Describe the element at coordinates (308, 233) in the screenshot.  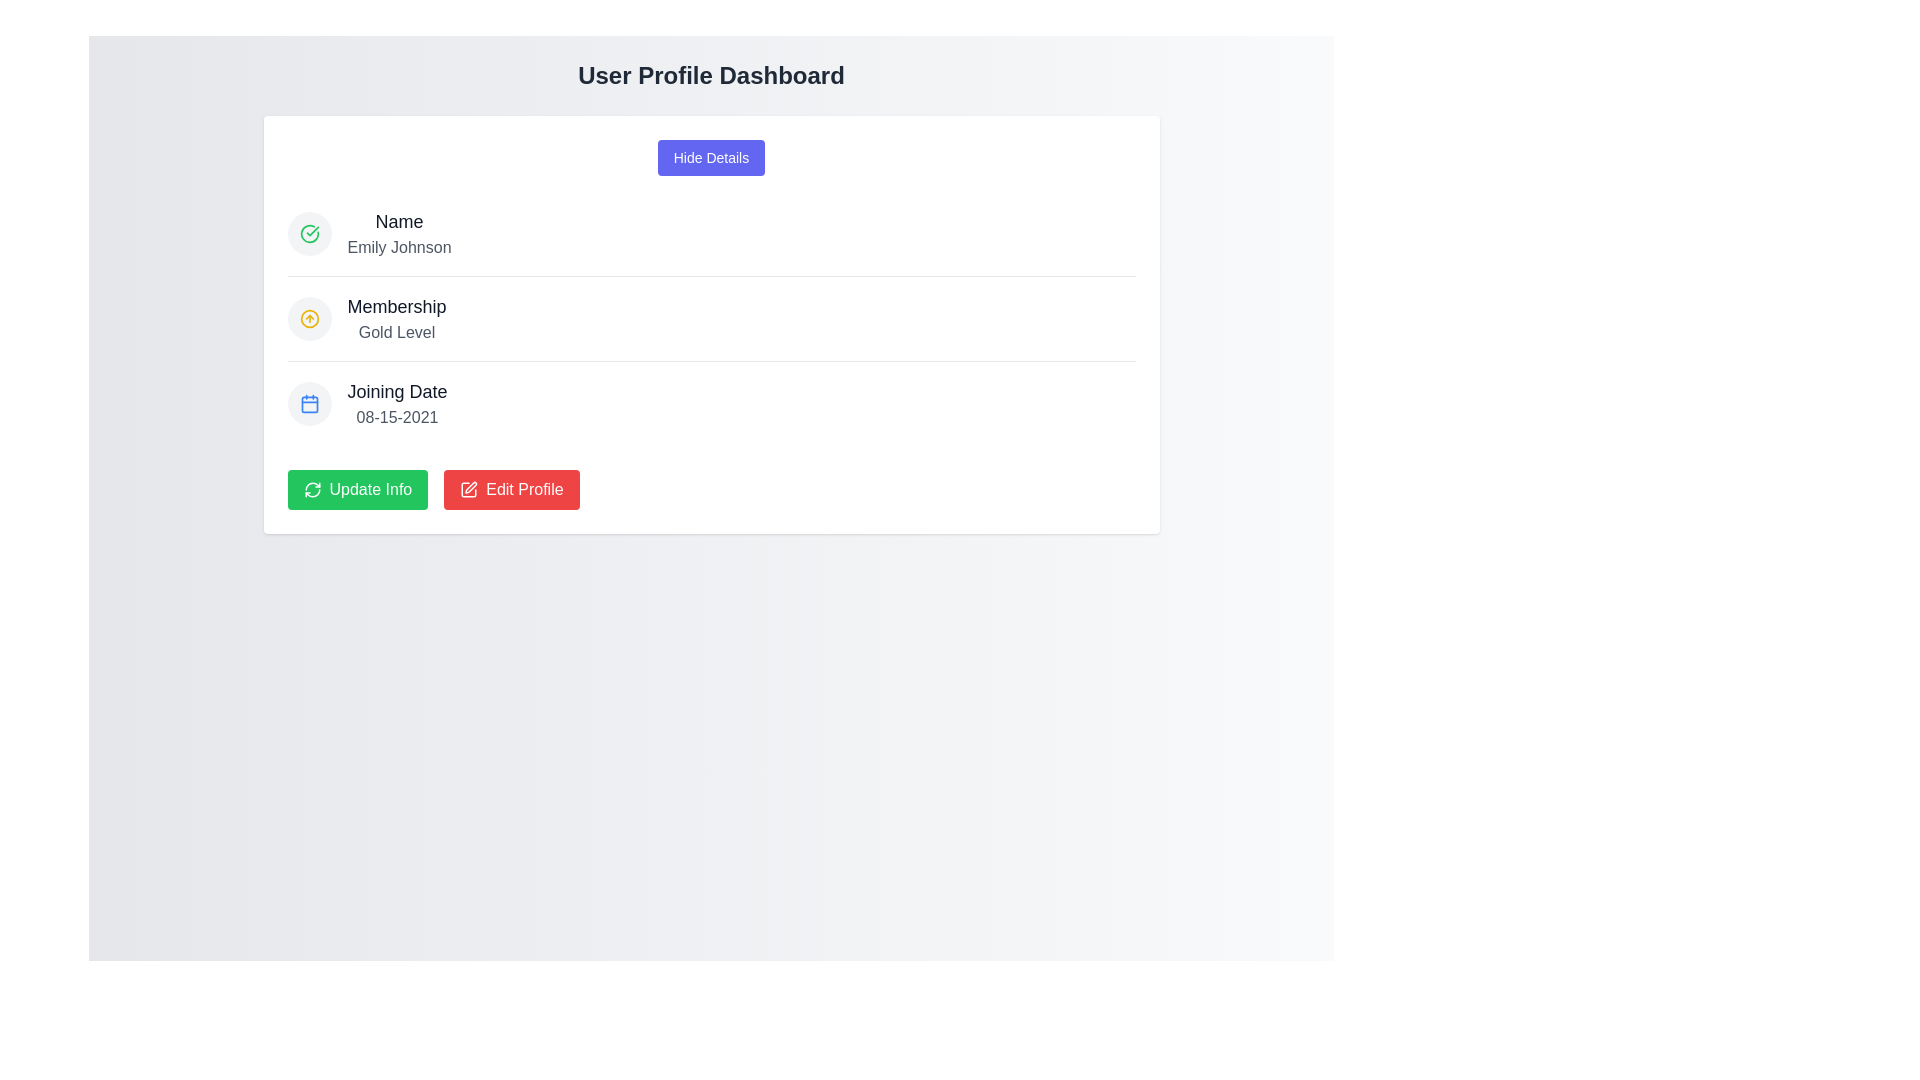
I see `success icon located to the left of the 'Name' text in the user profile for additional information` at that location.